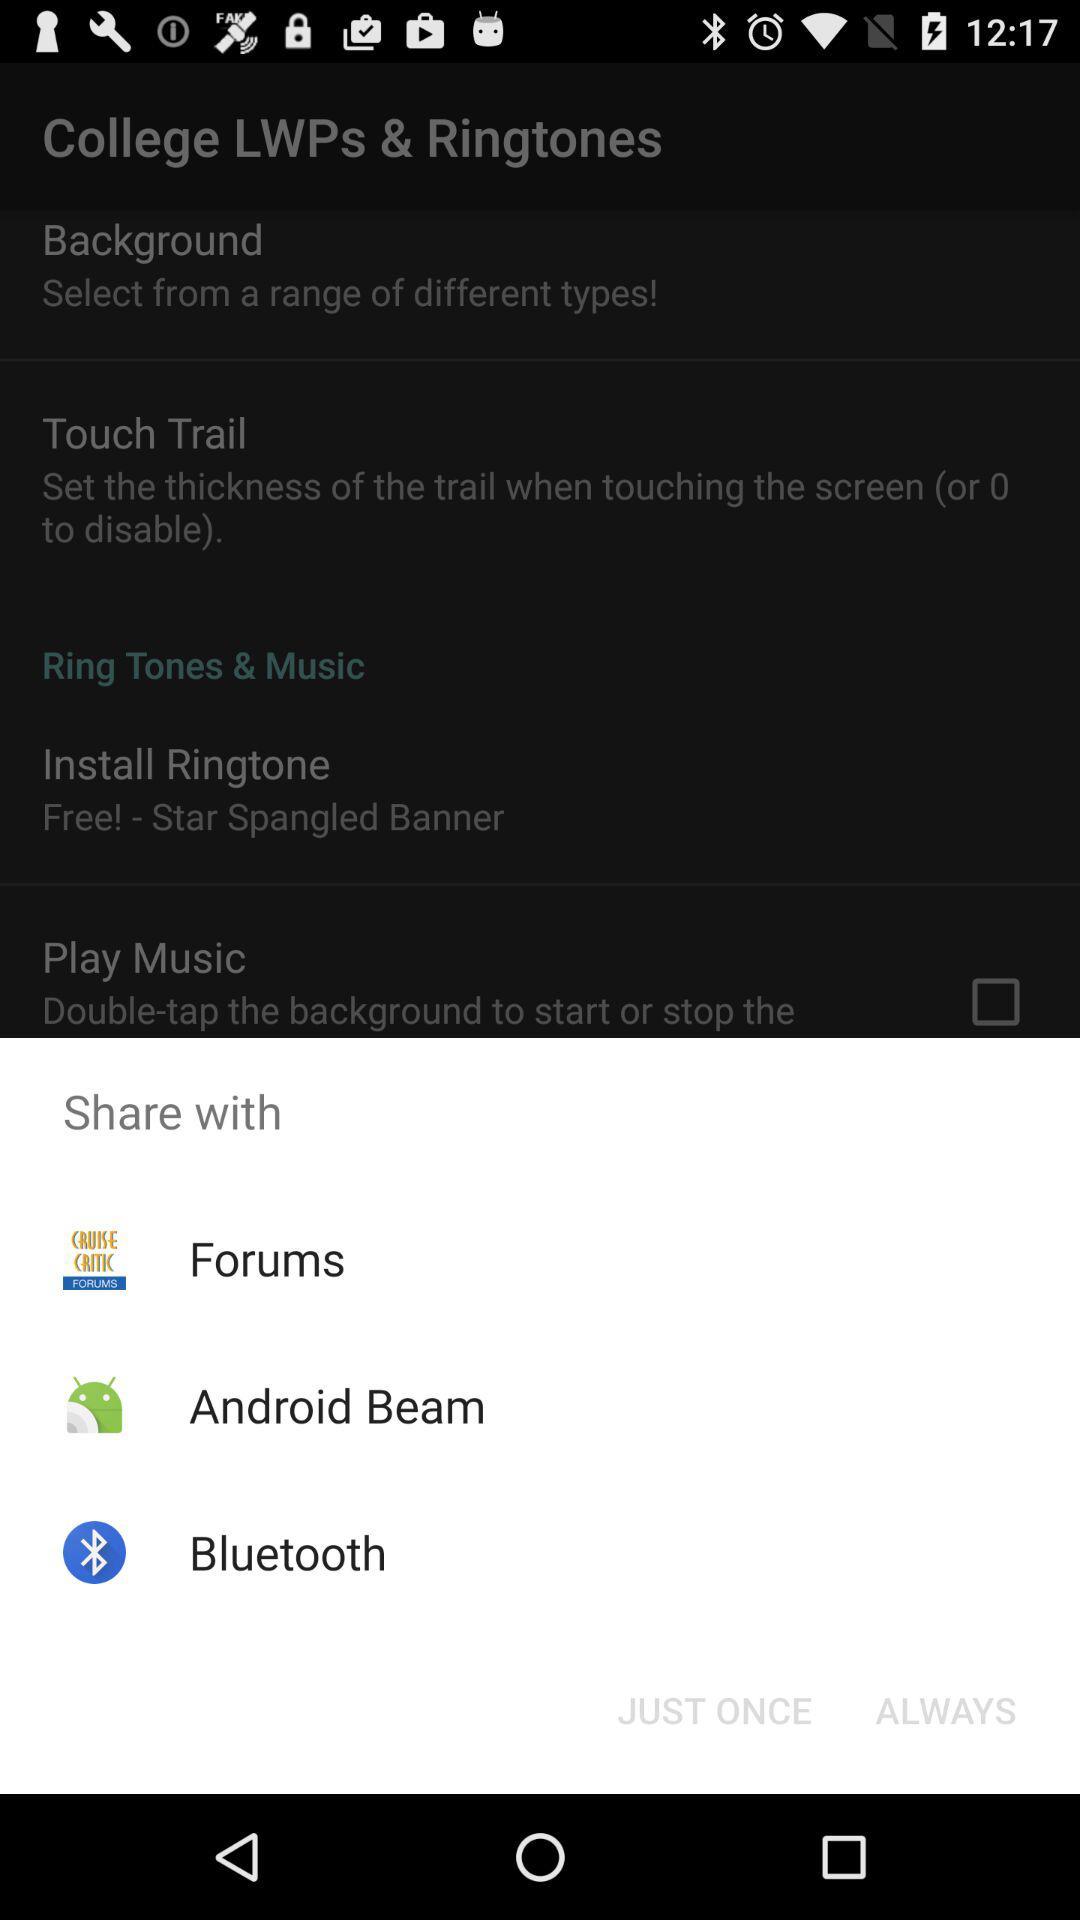 This screenshot has width=1080, height=1920. I want to click on item at the bottom, so click(713, 1708).